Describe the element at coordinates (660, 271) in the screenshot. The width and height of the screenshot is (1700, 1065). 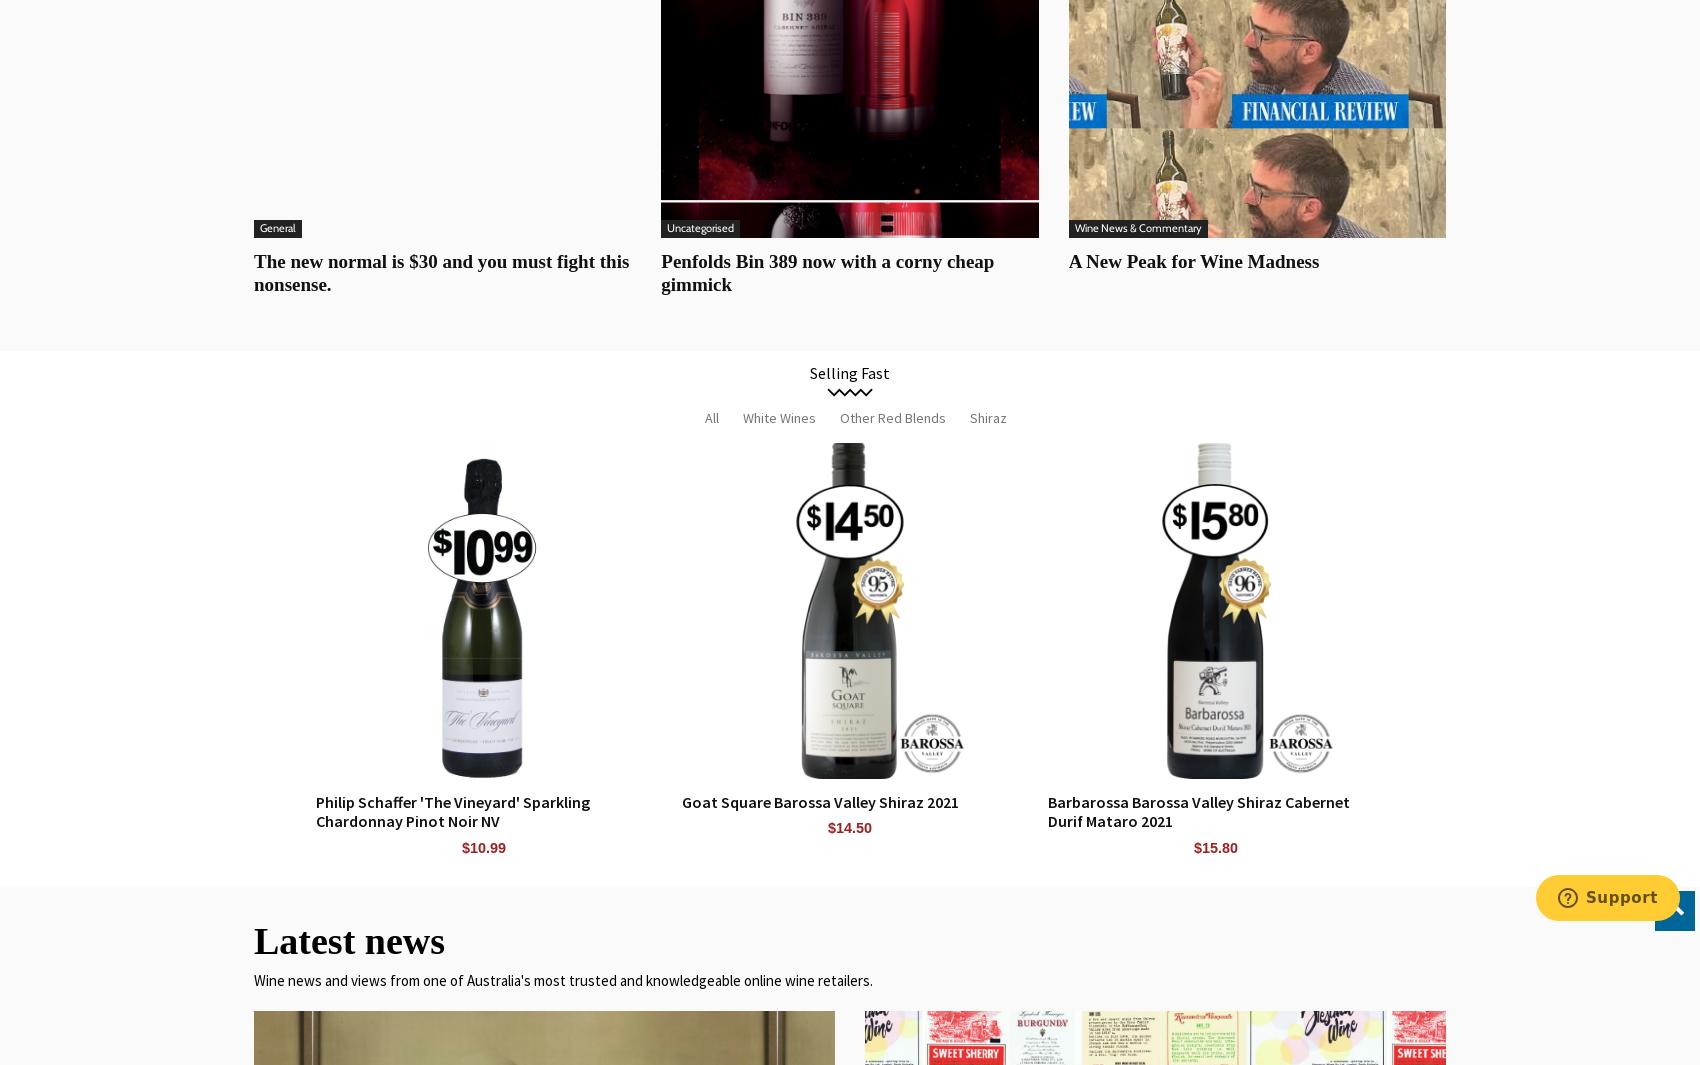
I see `'Penfolds Bin 389 now with a corny cheap gimmick'` at that location.